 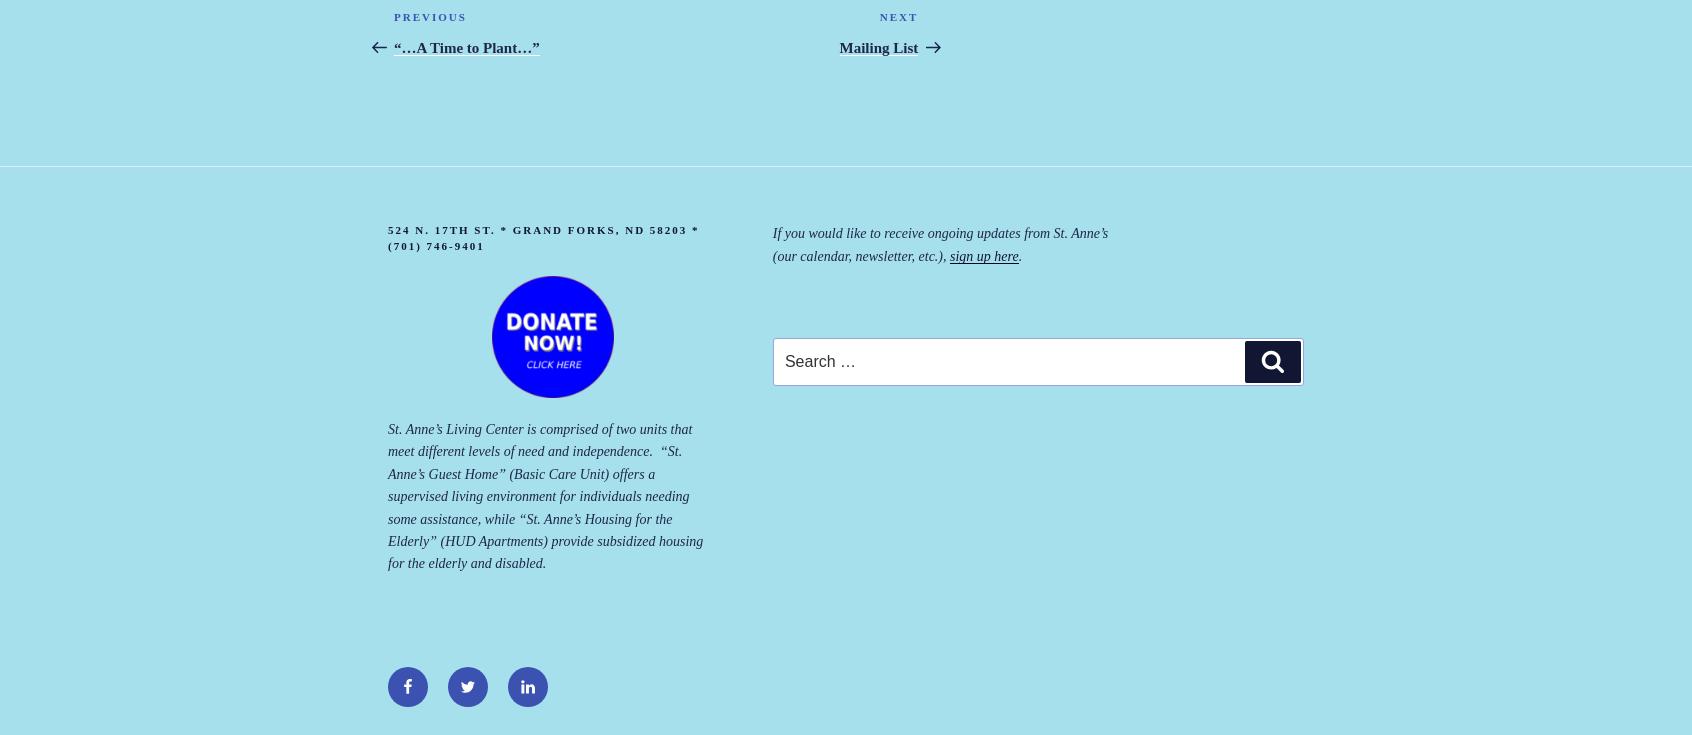 What do you see at coordinates (940, 232) in the screenshot?
I see `'If you would like to receive ongoing updates from St. Anne’s'` at bounding box center [940, 232].